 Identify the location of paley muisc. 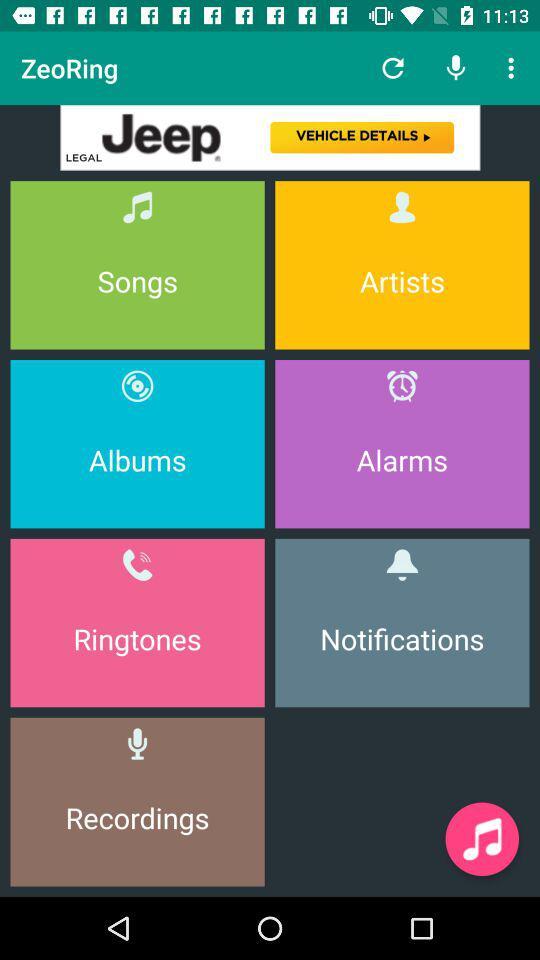
(481, 839).